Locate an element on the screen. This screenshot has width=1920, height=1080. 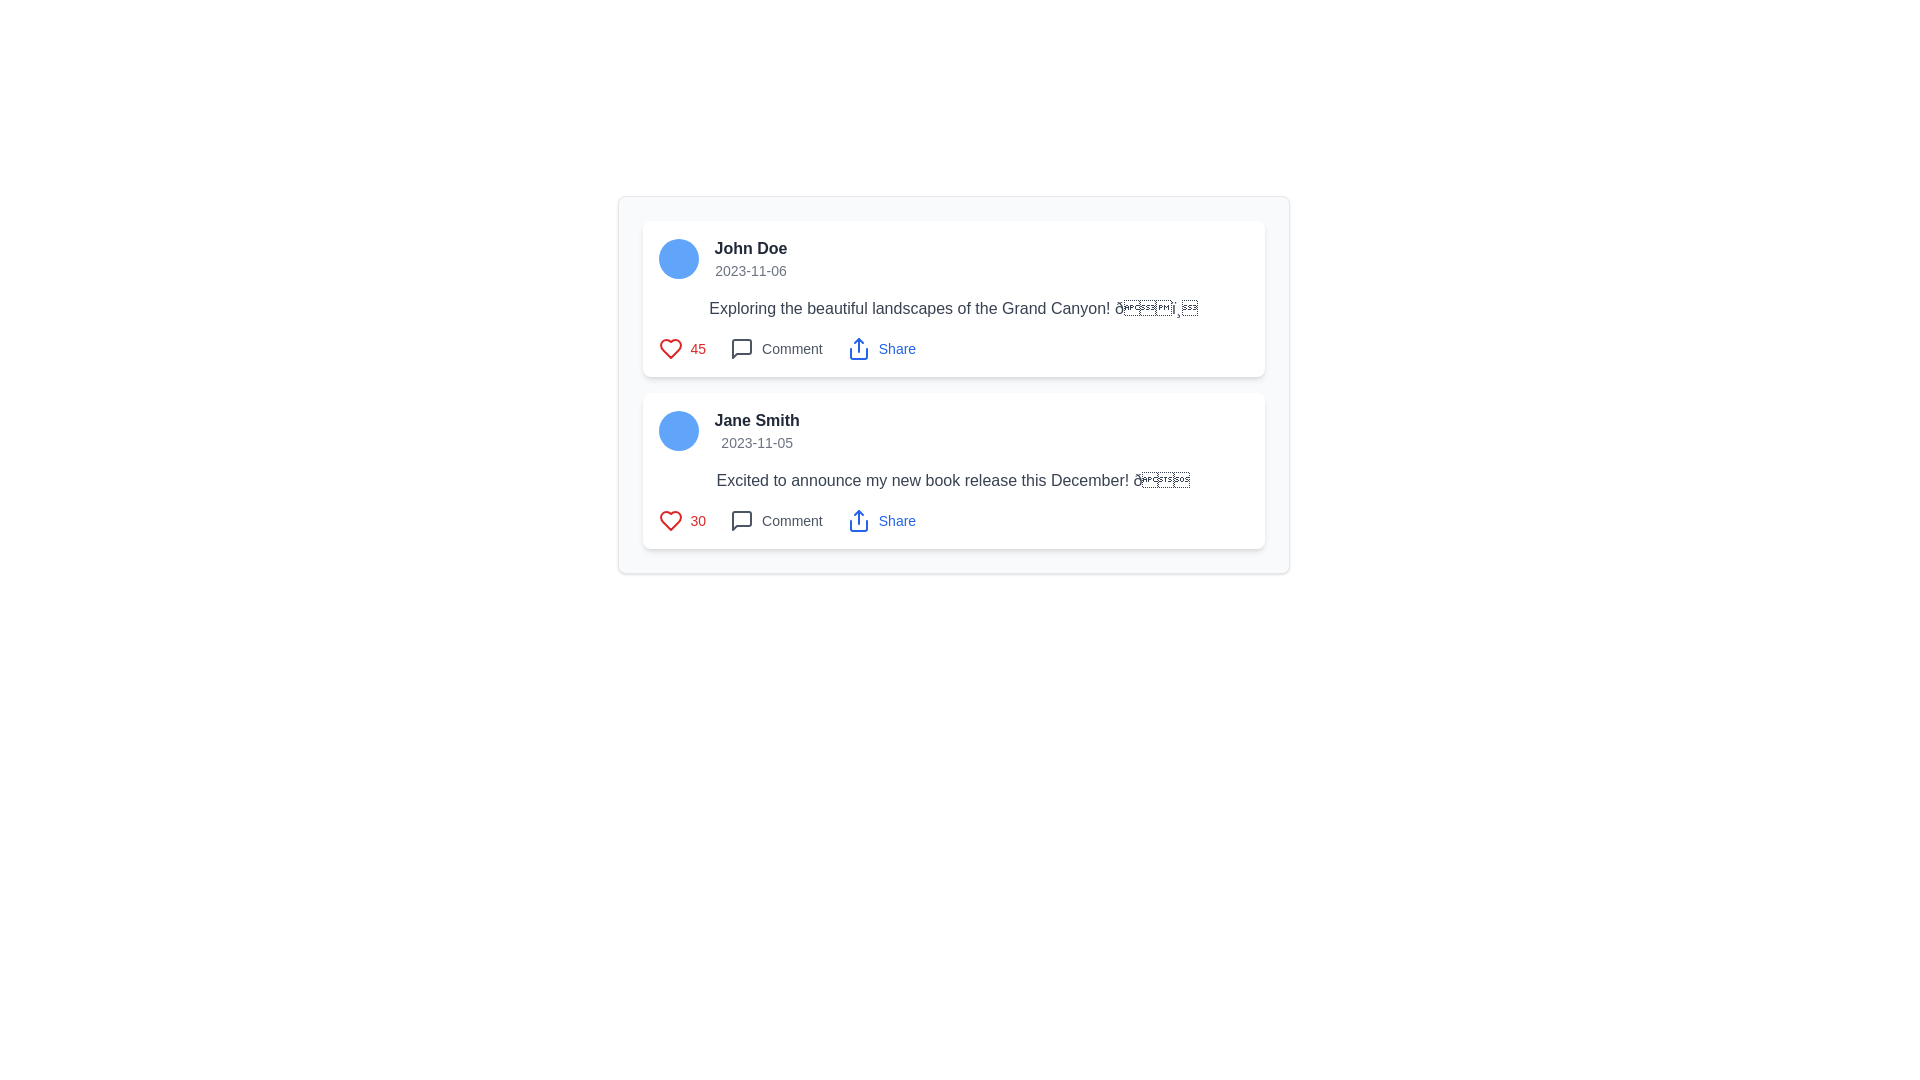
the static text label displaying '2023-11-06' in a small gray styled font, which is positioned in the header of the comment box, located next to the bold name label 'John Doe' is located at coordinates (749, 270).